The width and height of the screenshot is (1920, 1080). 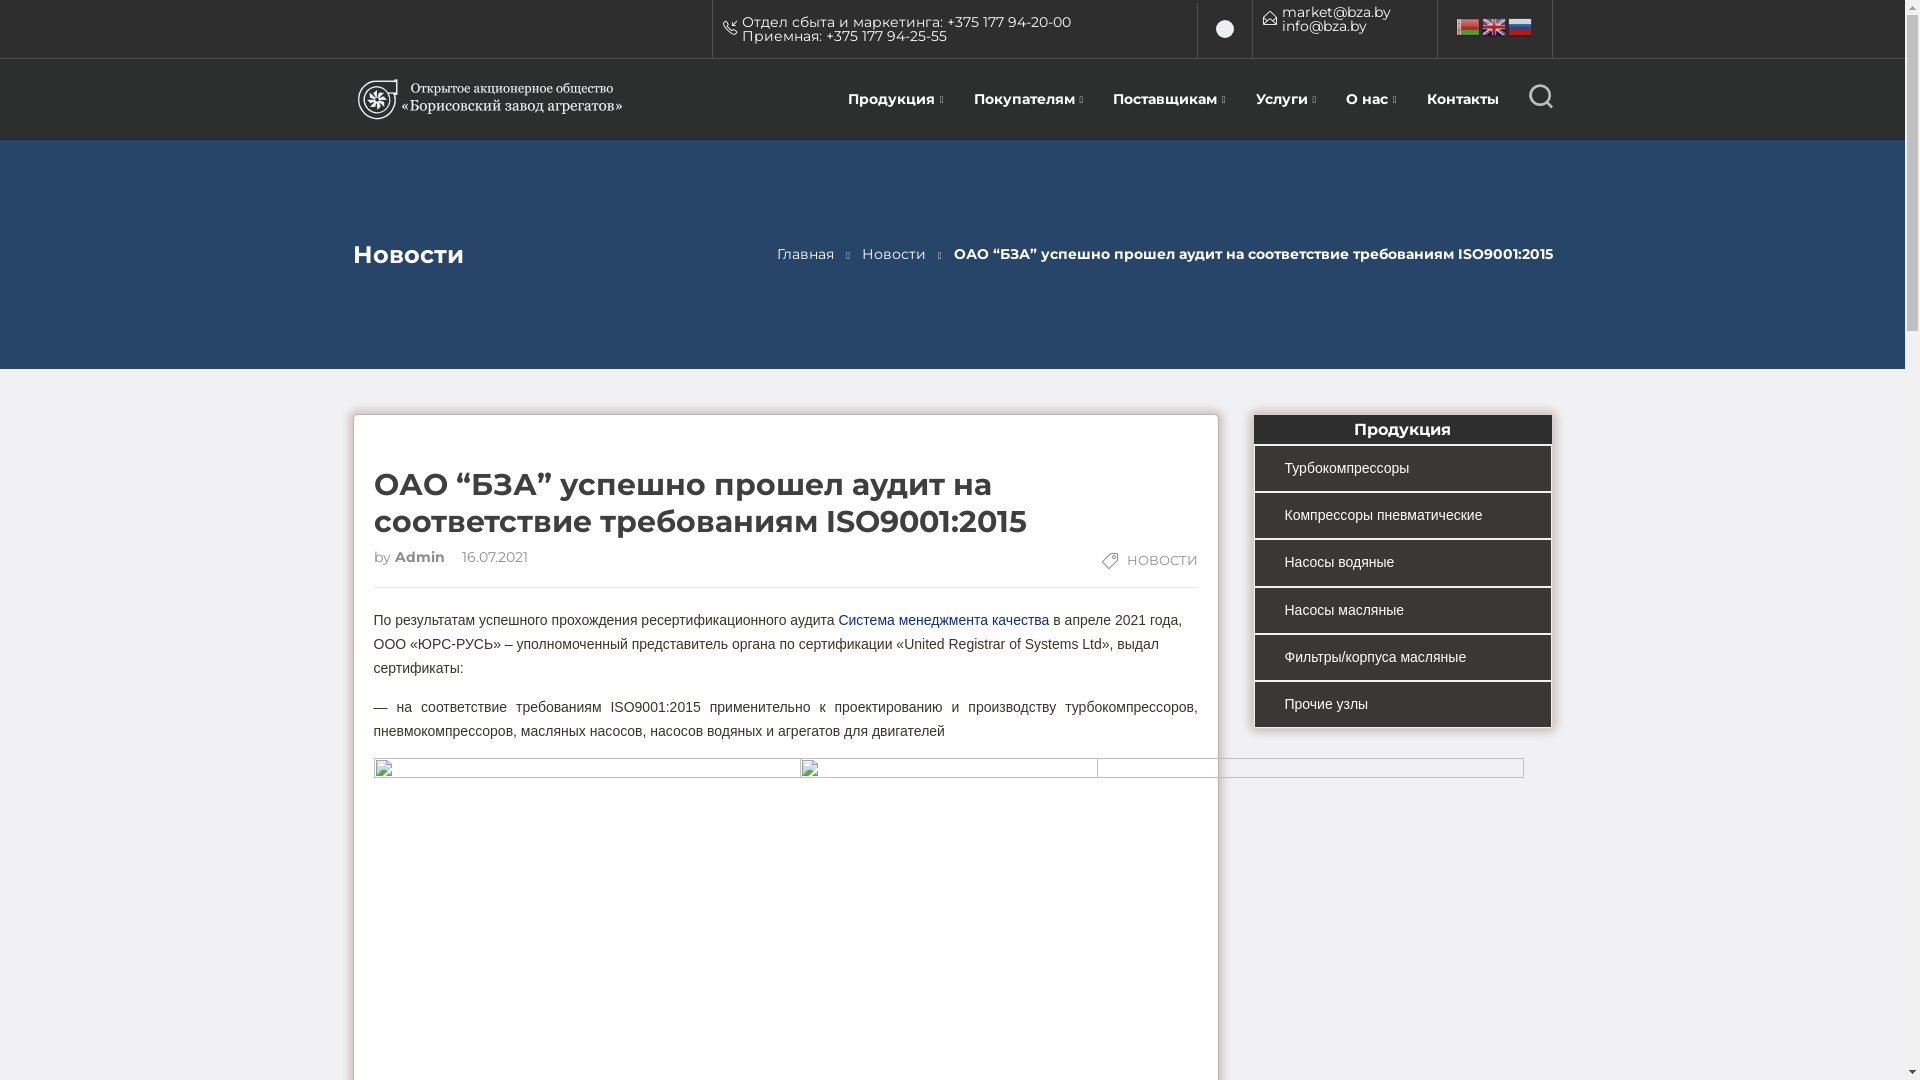 What do you see at coordinates (420, 556) in the screenshot?
I see `'Admin'` at bounding box center [420, 556].